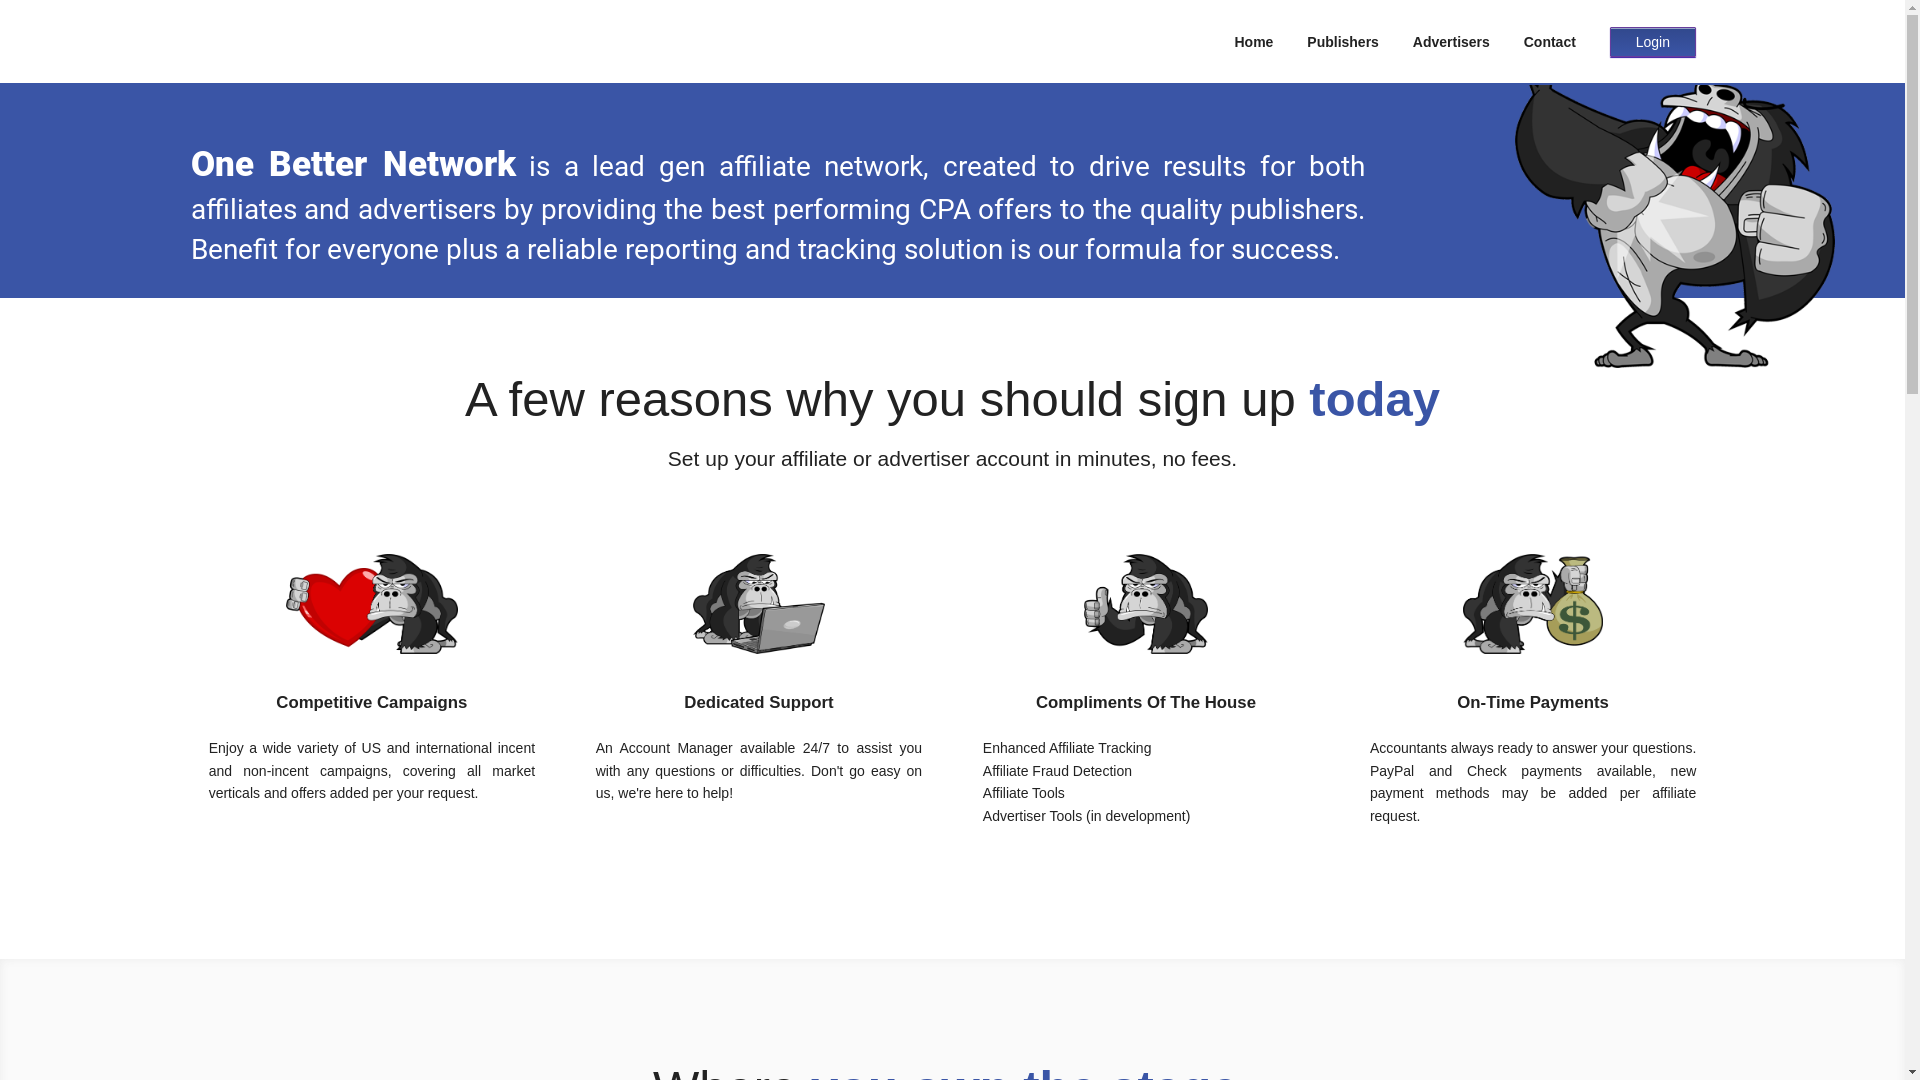 The width and height of the screenshot is (1920, 1080). I want to click on 'Home', so click(1252, 42).